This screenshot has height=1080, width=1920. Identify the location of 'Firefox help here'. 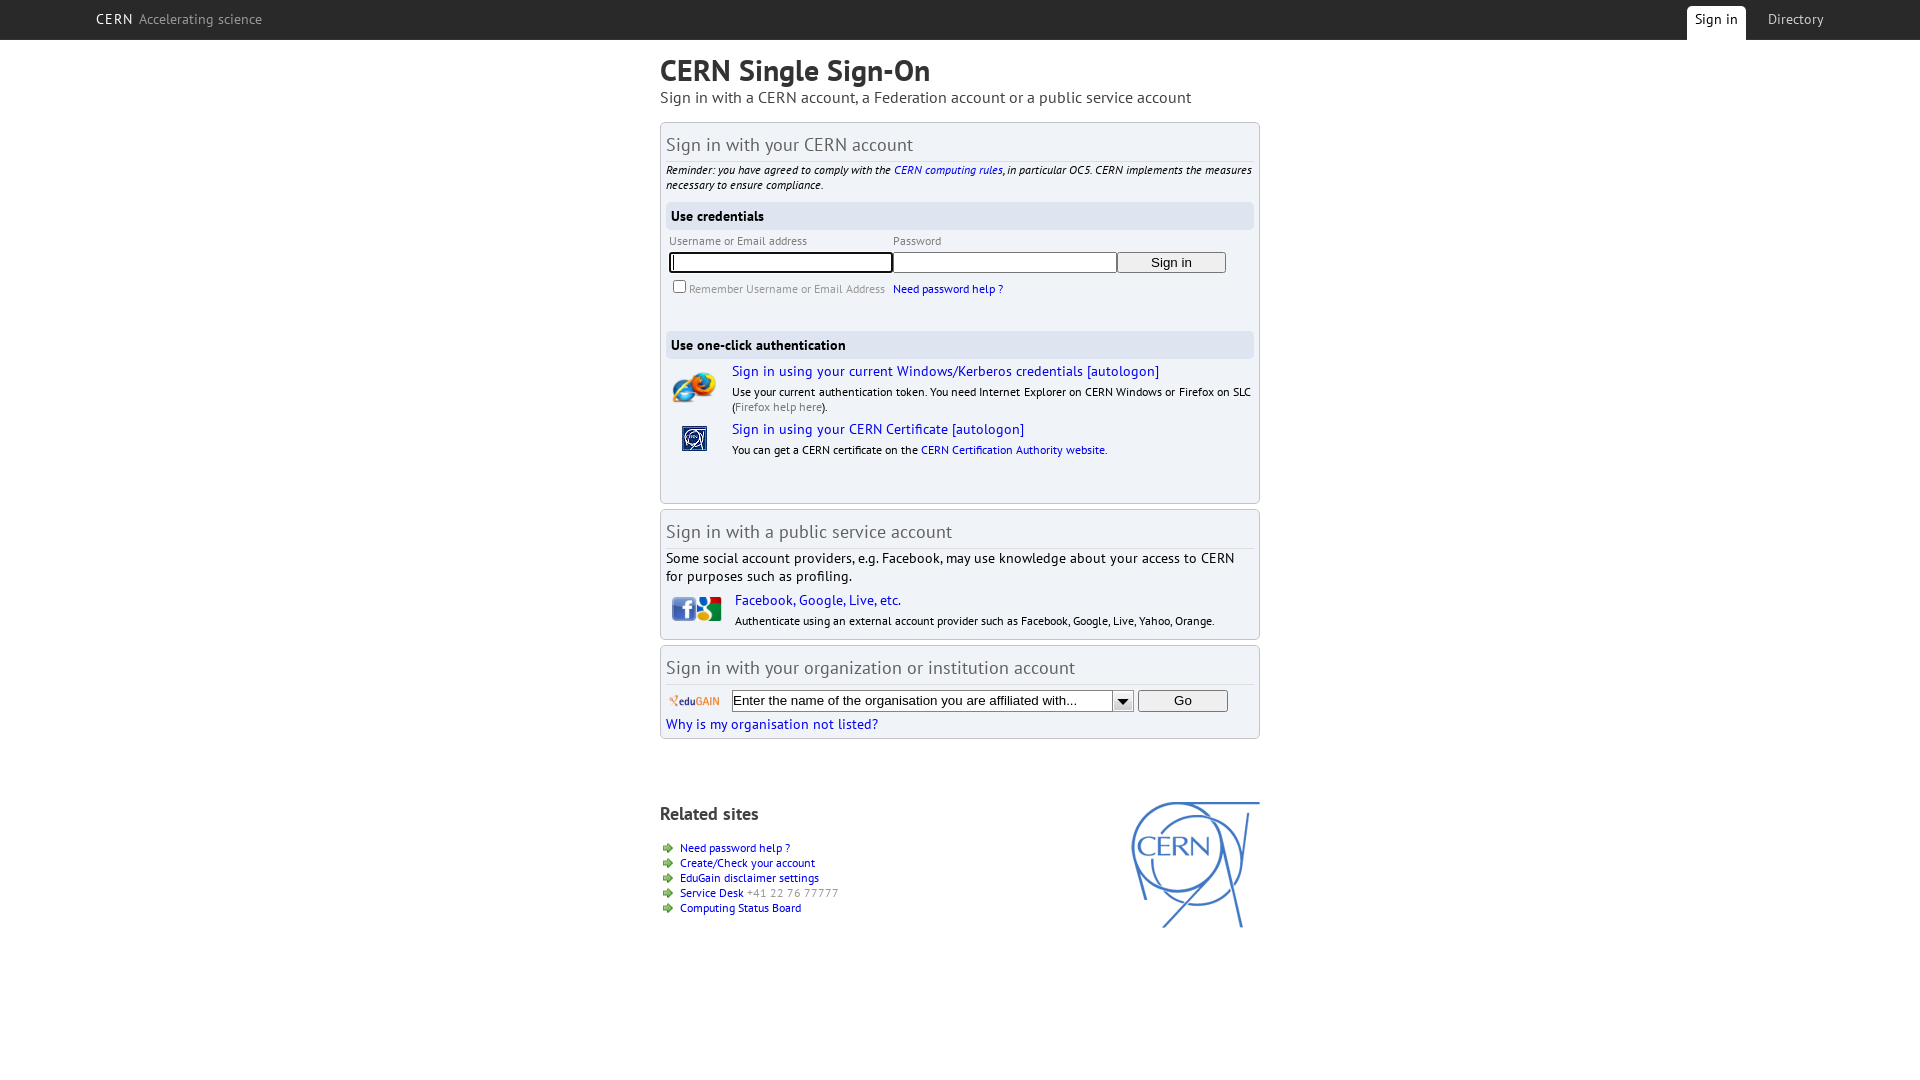
(733, 405).